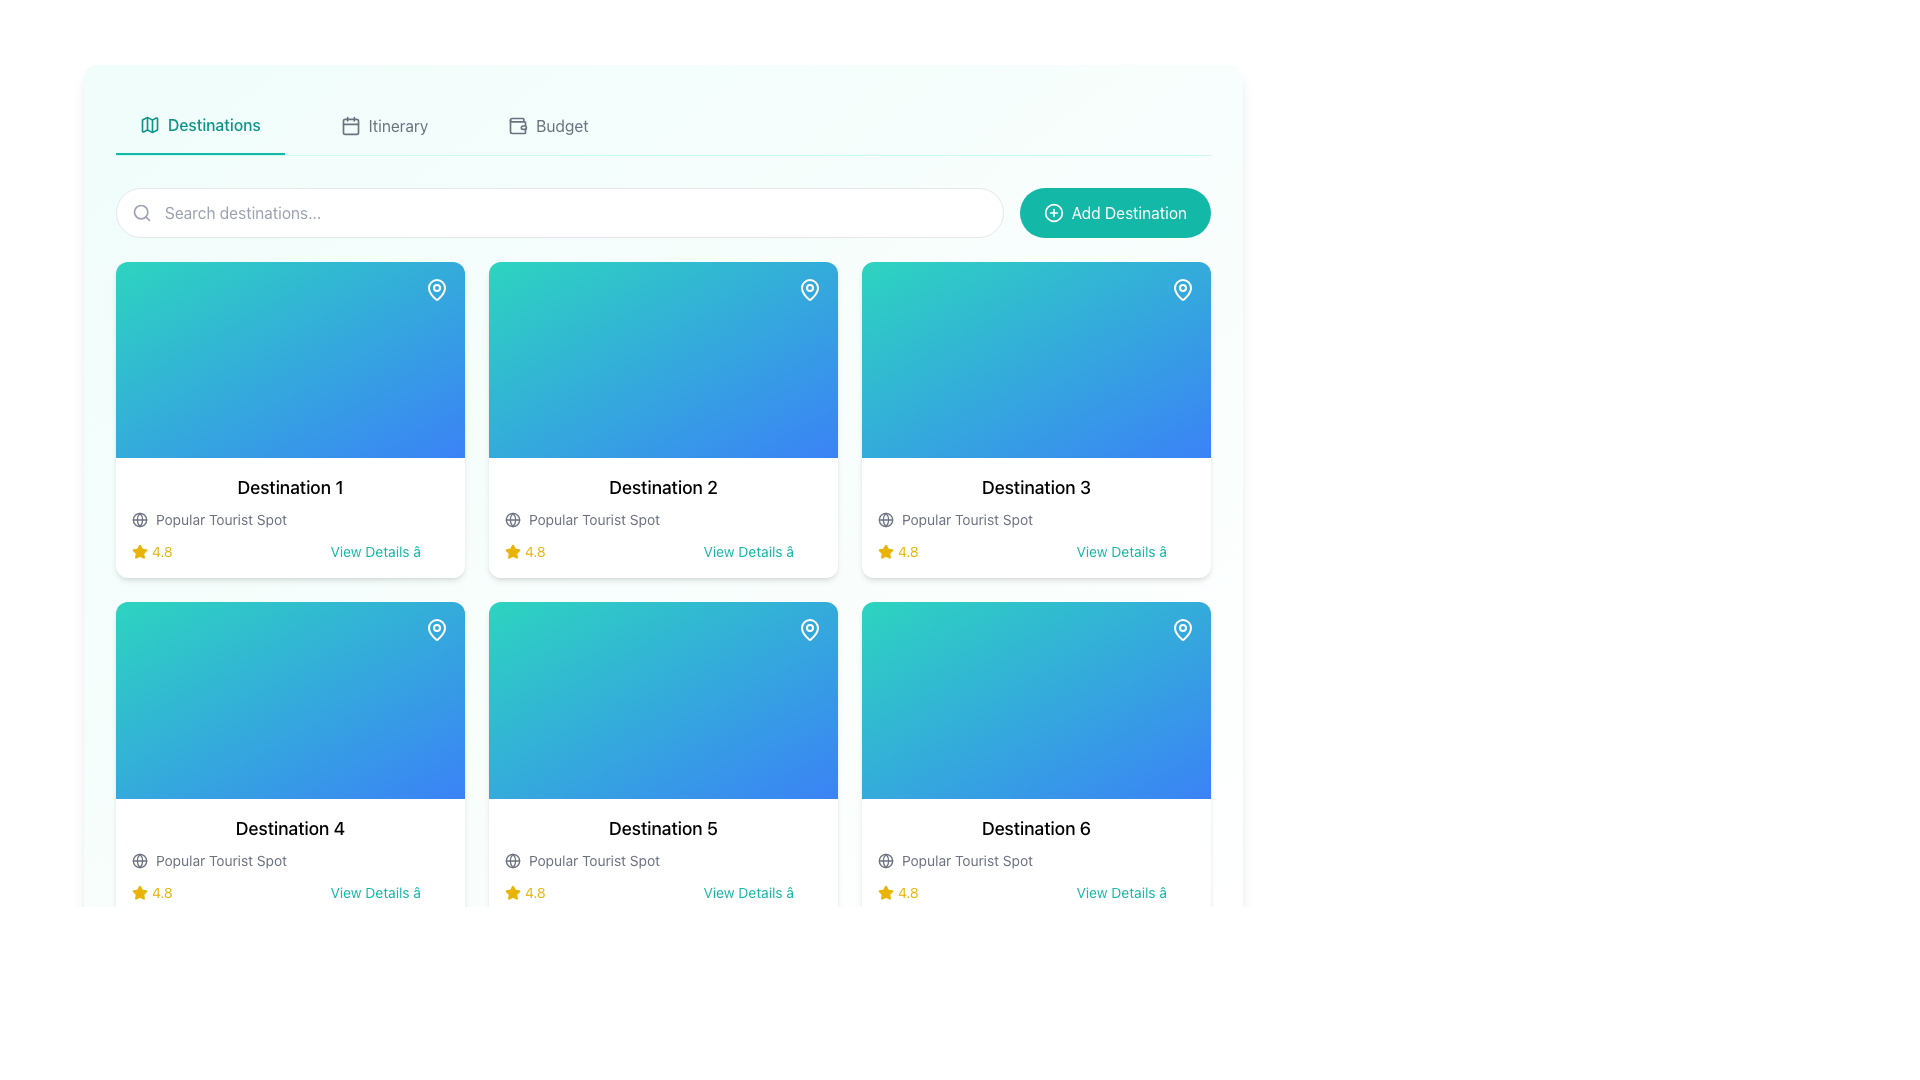 The width and height of the screenshot is (1920, 1080). Describe the element at coordinates (761, 552) in the screenshot. I see `the navigational link located in the bottom right corner of the card representing Destination 2` at that location.